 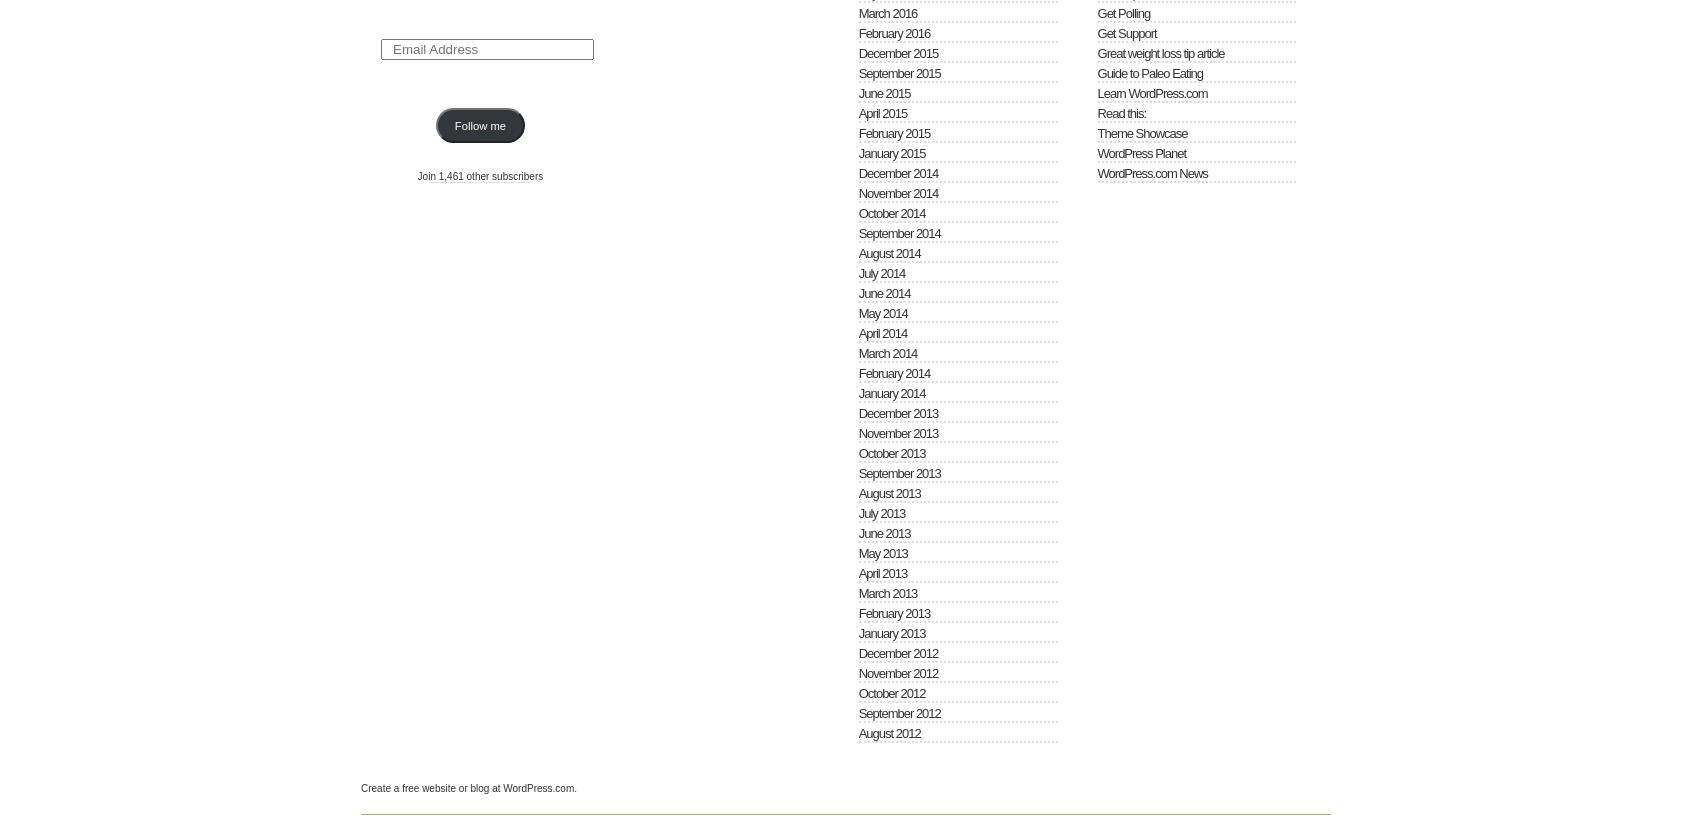 What do you see at coordinates (883, 92) in the screenshot?
I see `'June 2015'` at bounding box center [883, 92].